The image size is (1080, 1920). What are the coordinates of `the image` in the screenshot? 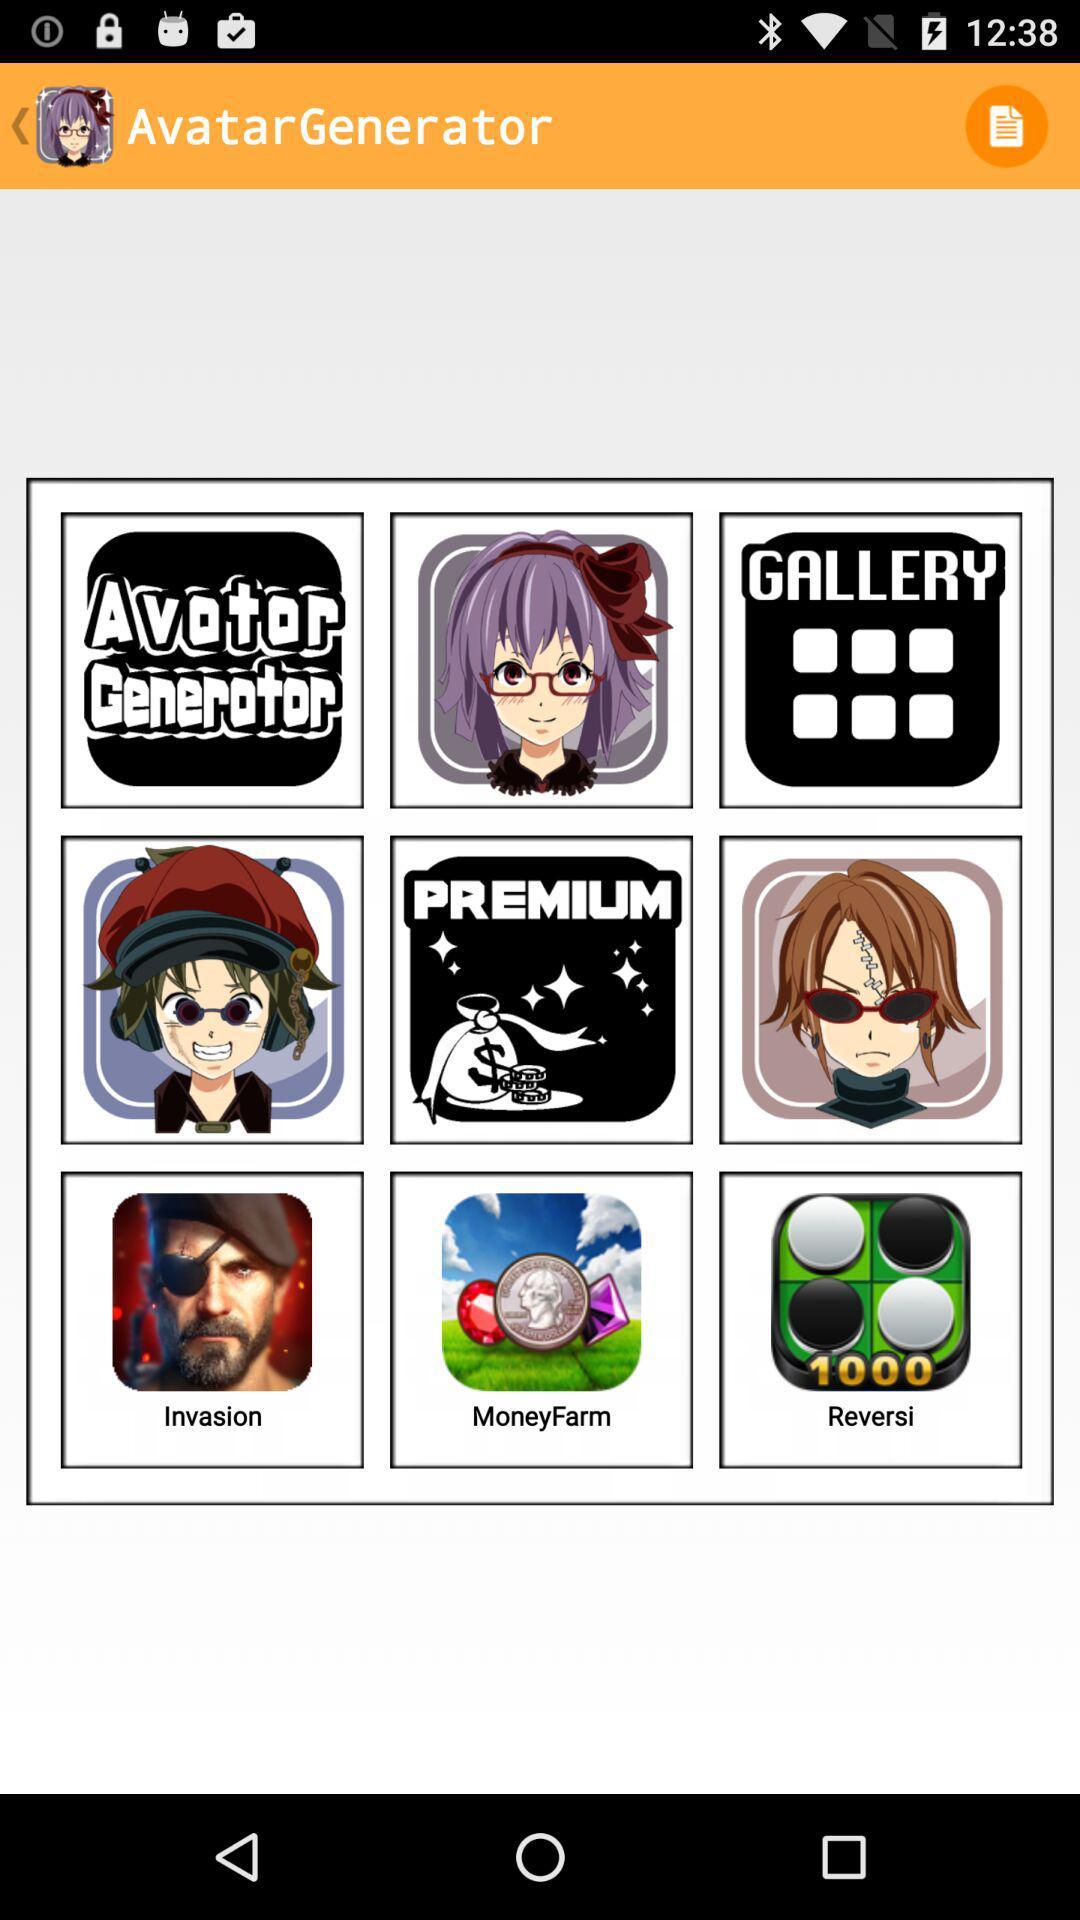 It's located at (541, 660).